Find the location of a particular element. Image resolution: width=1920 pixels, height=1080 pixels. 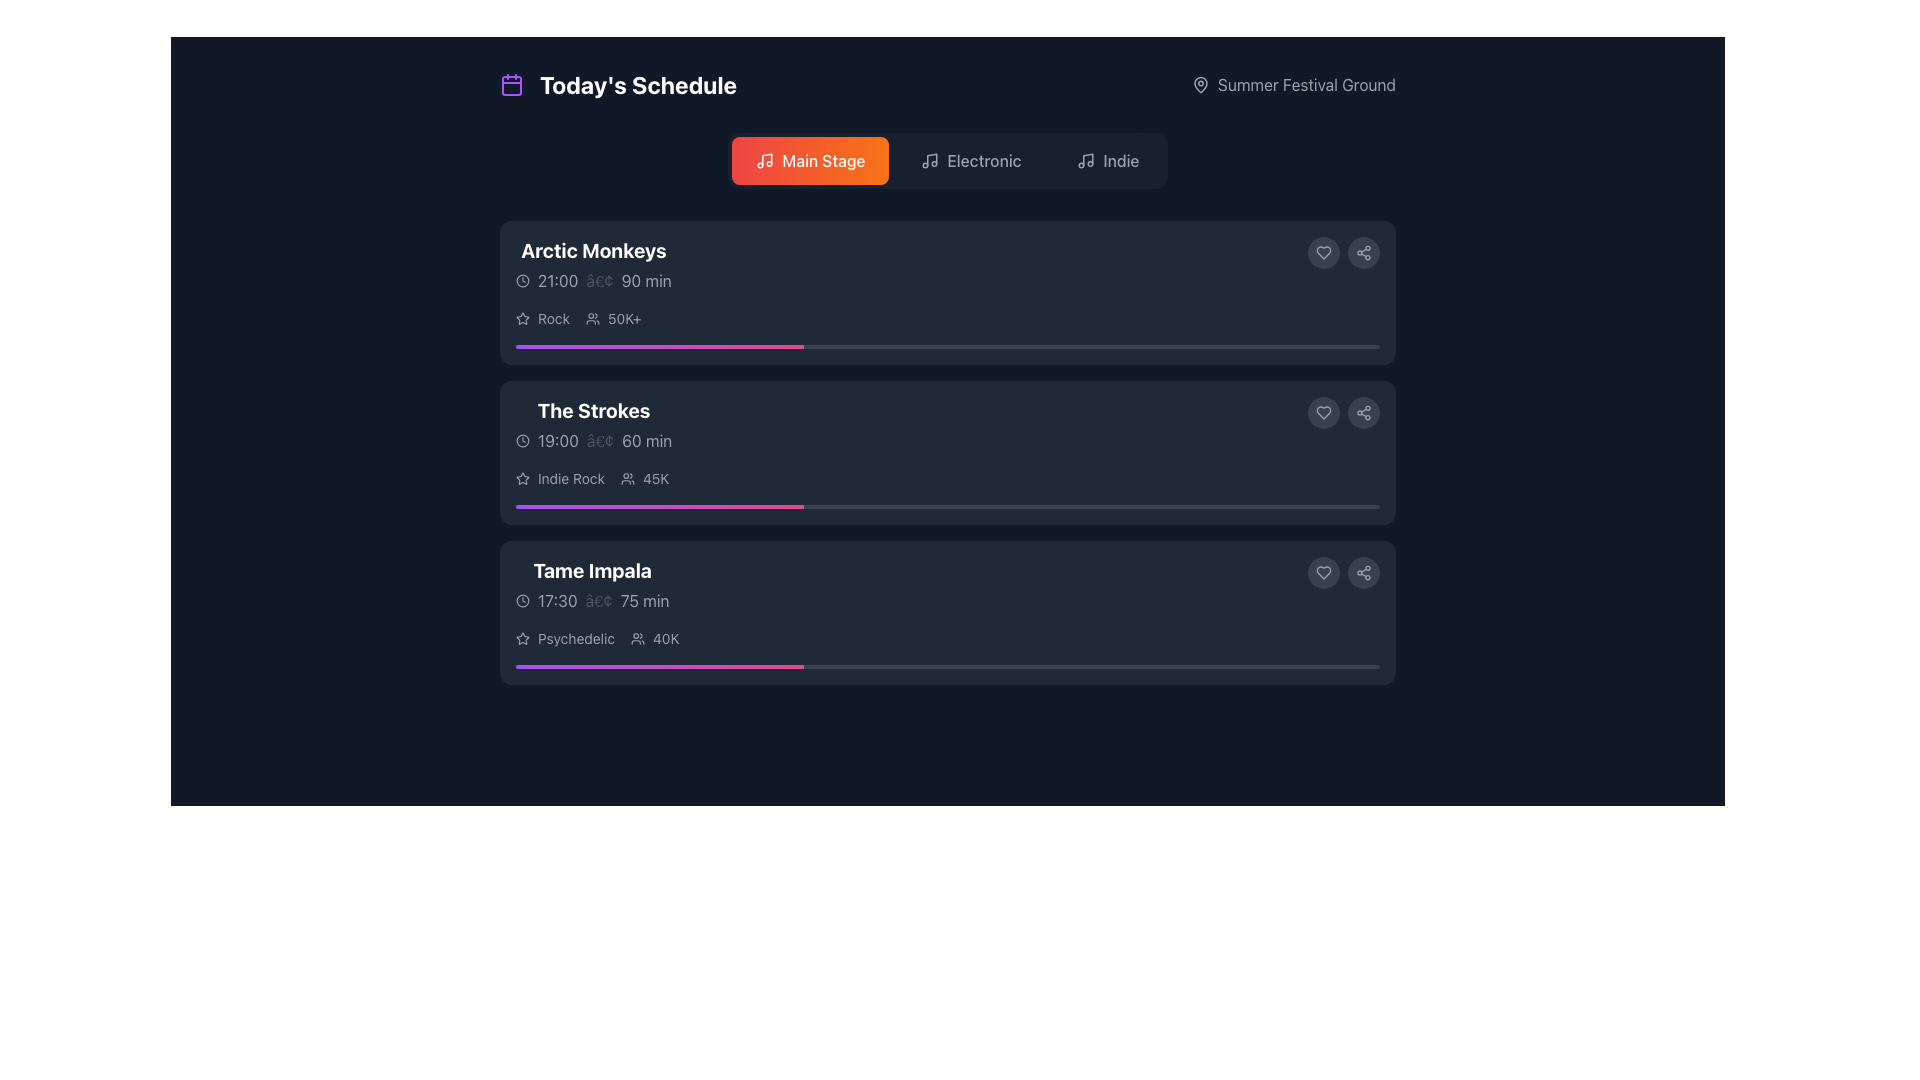

the Progress Bar at the bottom of the 'Arctic Monkeys' event card, which is styled with a dark gray background and a gradient fill from purple to pink is located at coordinates (947, 346).